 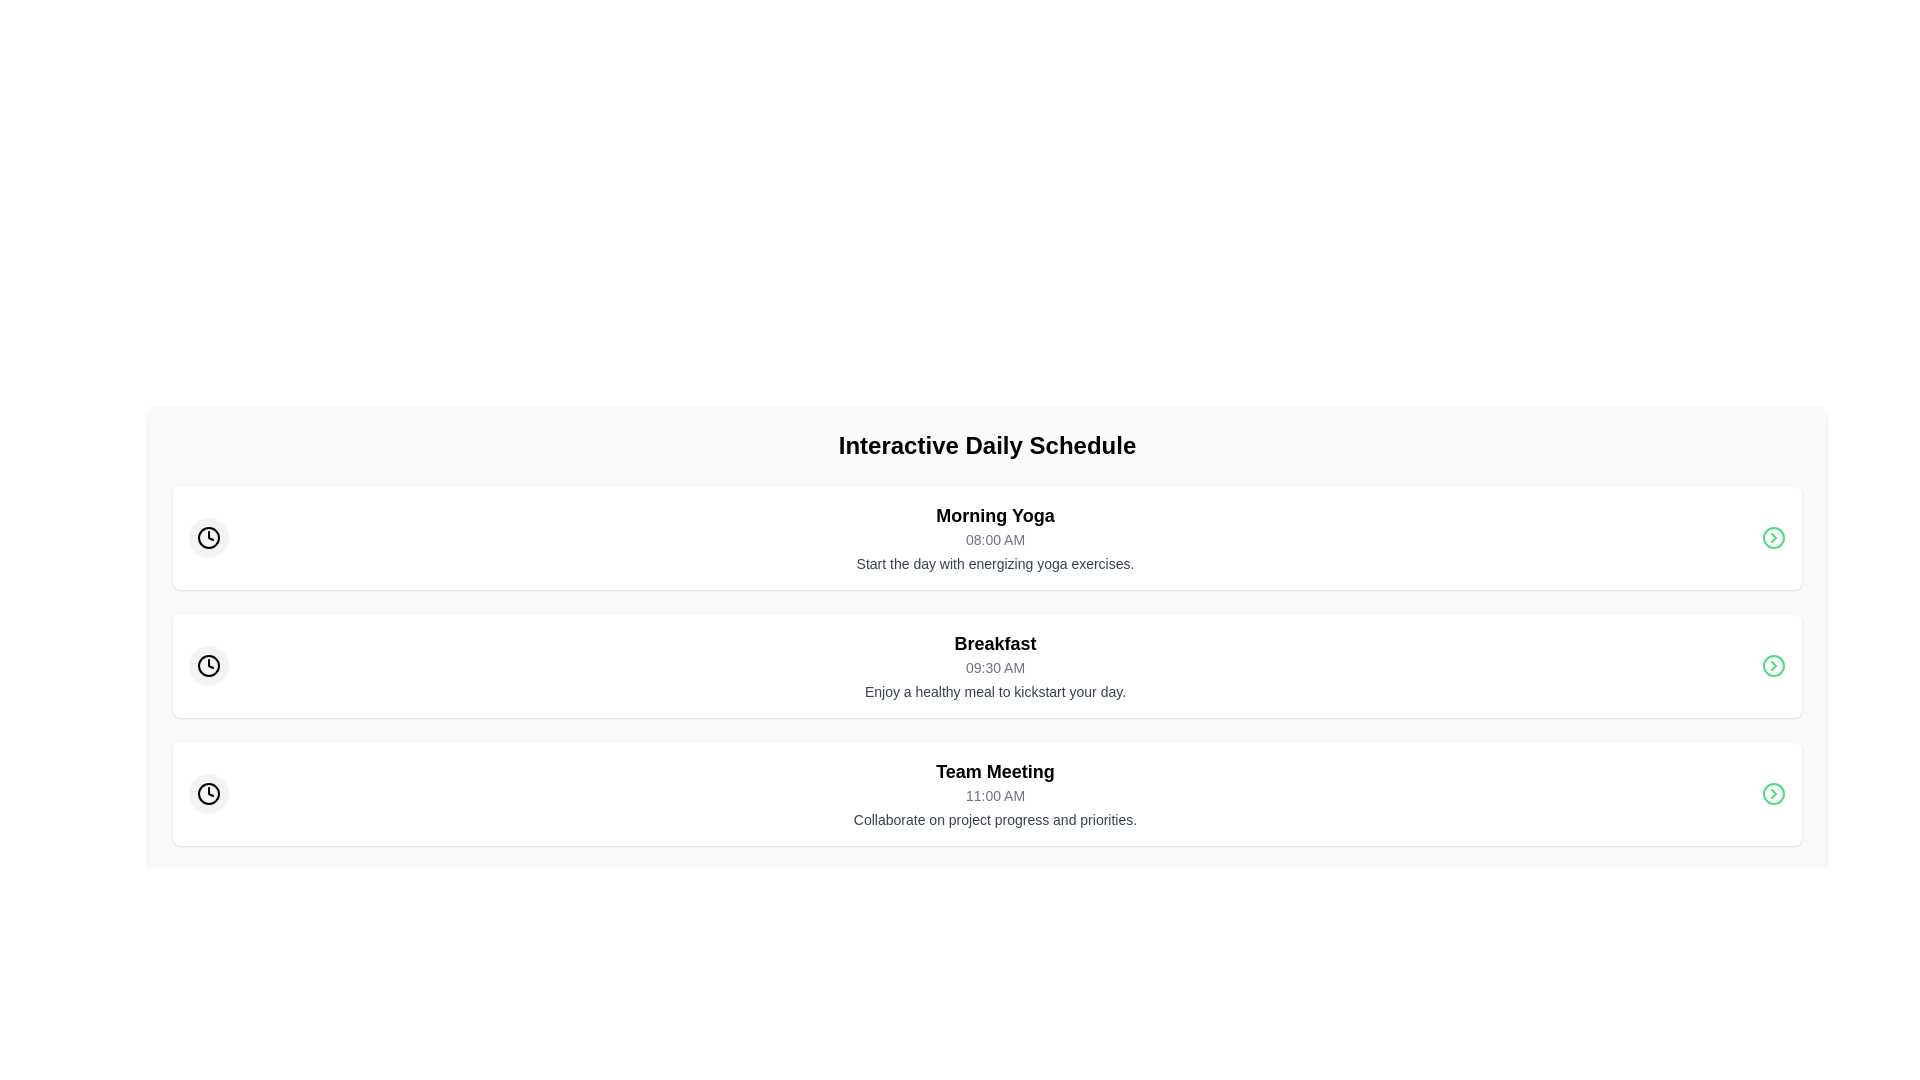 What do you see at coordinates (995, 644) in the screenshot?
I see `the 'Breakfast' section title text label, which is the first and largest text block in the middle row of the schedule layout` at bounding box center [995, 644].